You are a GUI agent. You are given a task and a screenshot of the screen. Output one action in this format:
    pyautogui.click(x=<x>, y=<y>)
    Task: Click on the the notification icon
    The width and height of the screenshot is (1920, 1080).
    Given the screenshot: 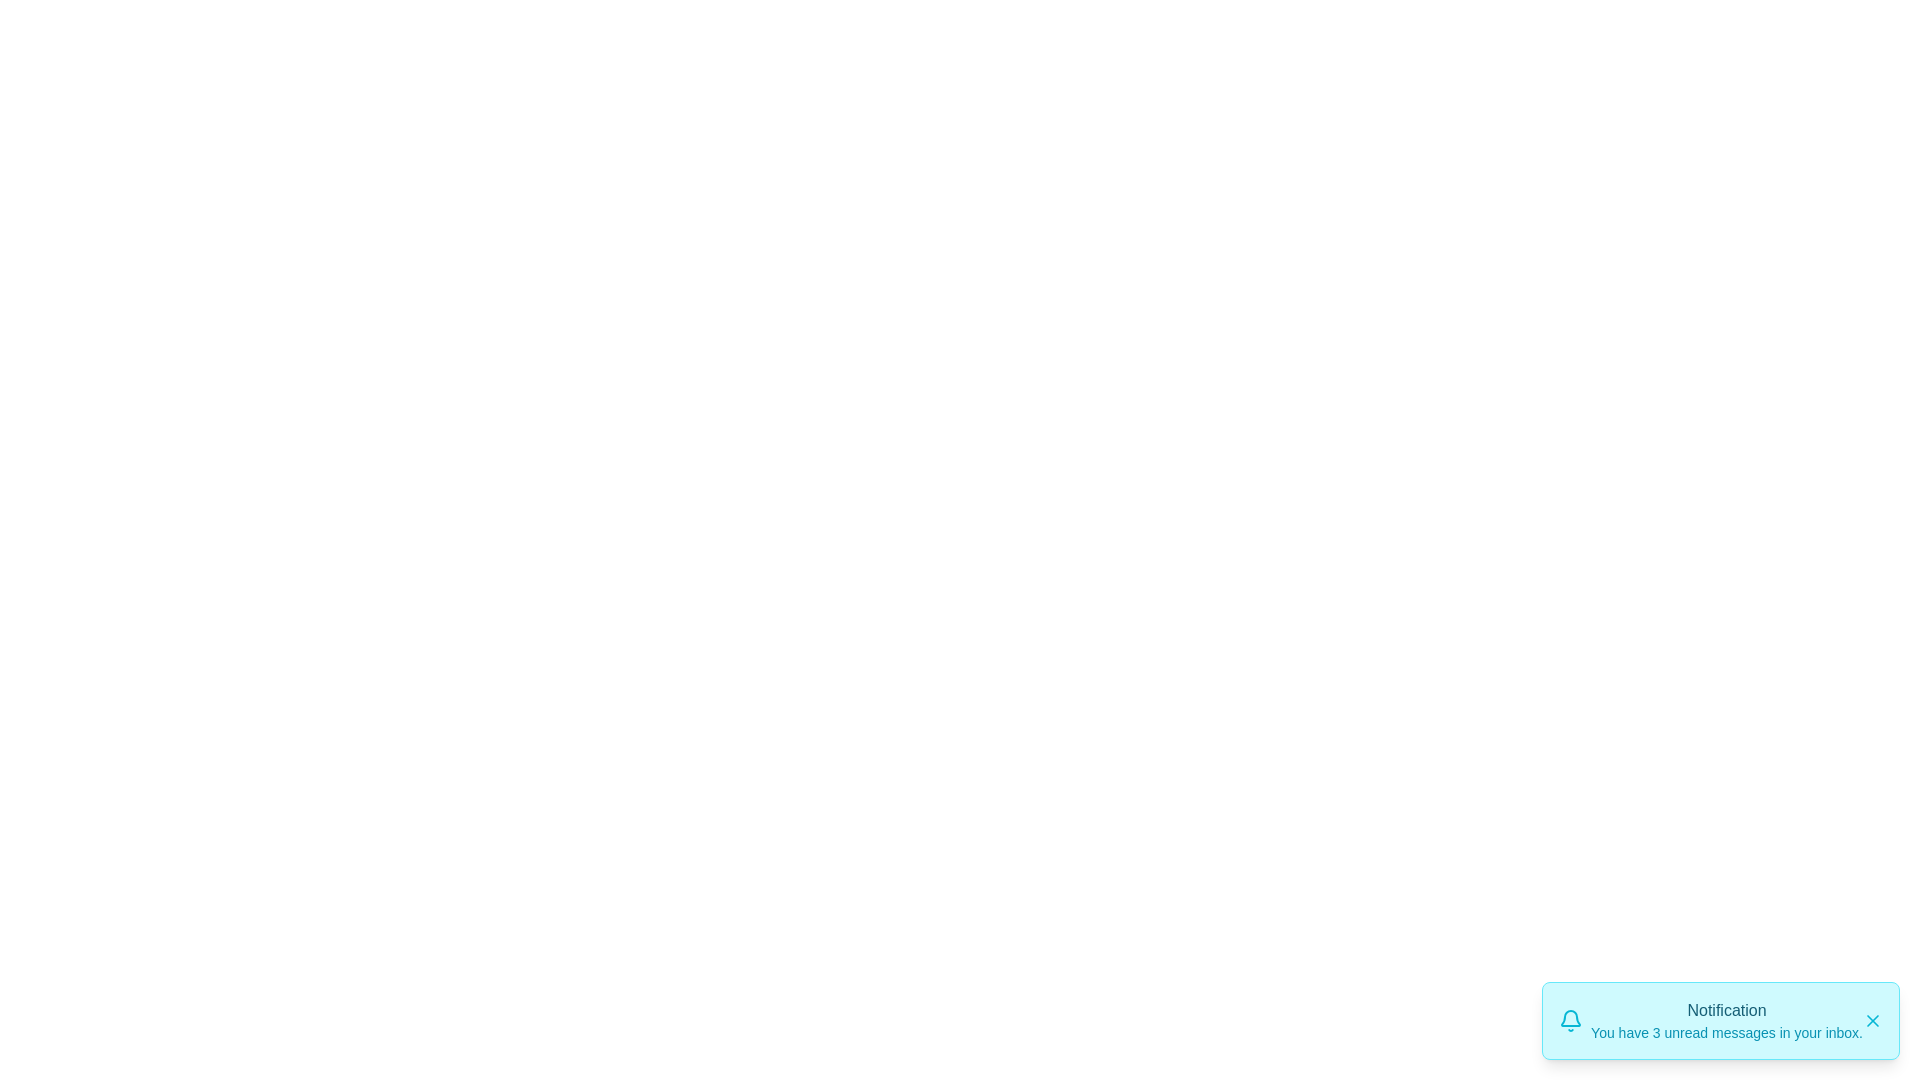 What is the action you would take?
    pyautogui.click(x=1569, y=1021)
    